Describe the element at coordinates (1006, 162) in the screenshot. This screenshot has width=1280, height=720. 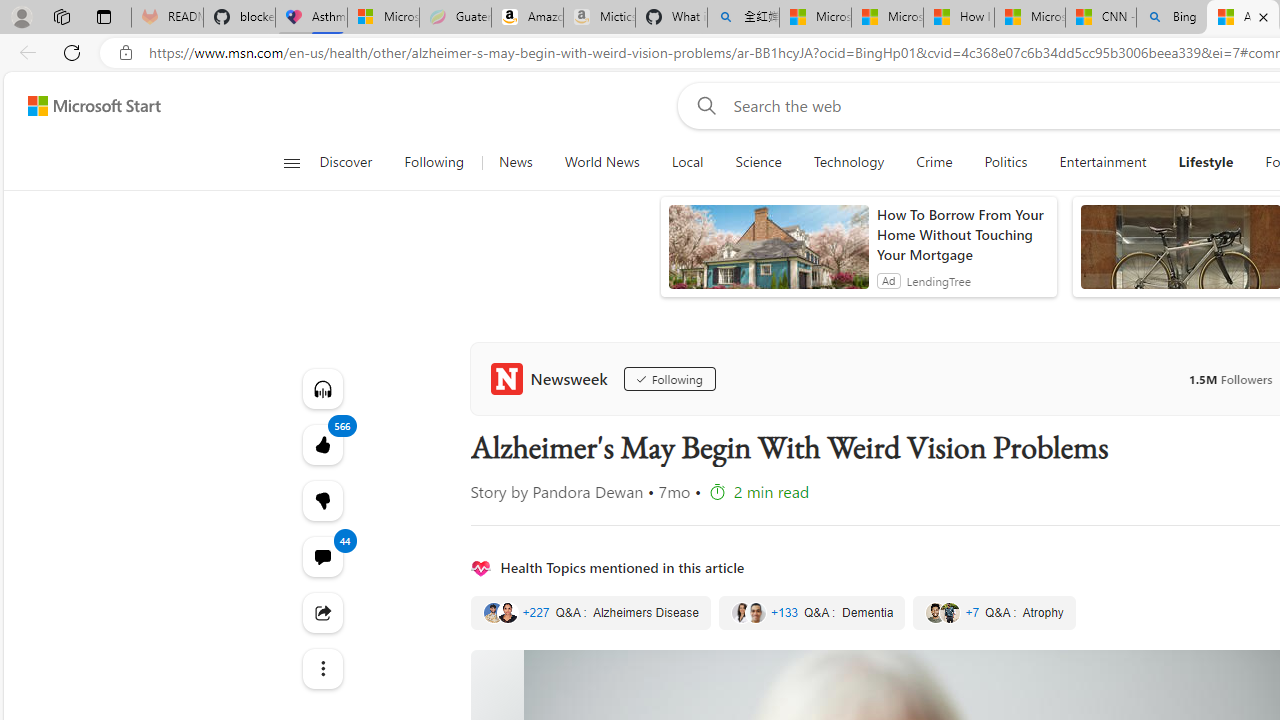
I see `'Politics'` at that location.